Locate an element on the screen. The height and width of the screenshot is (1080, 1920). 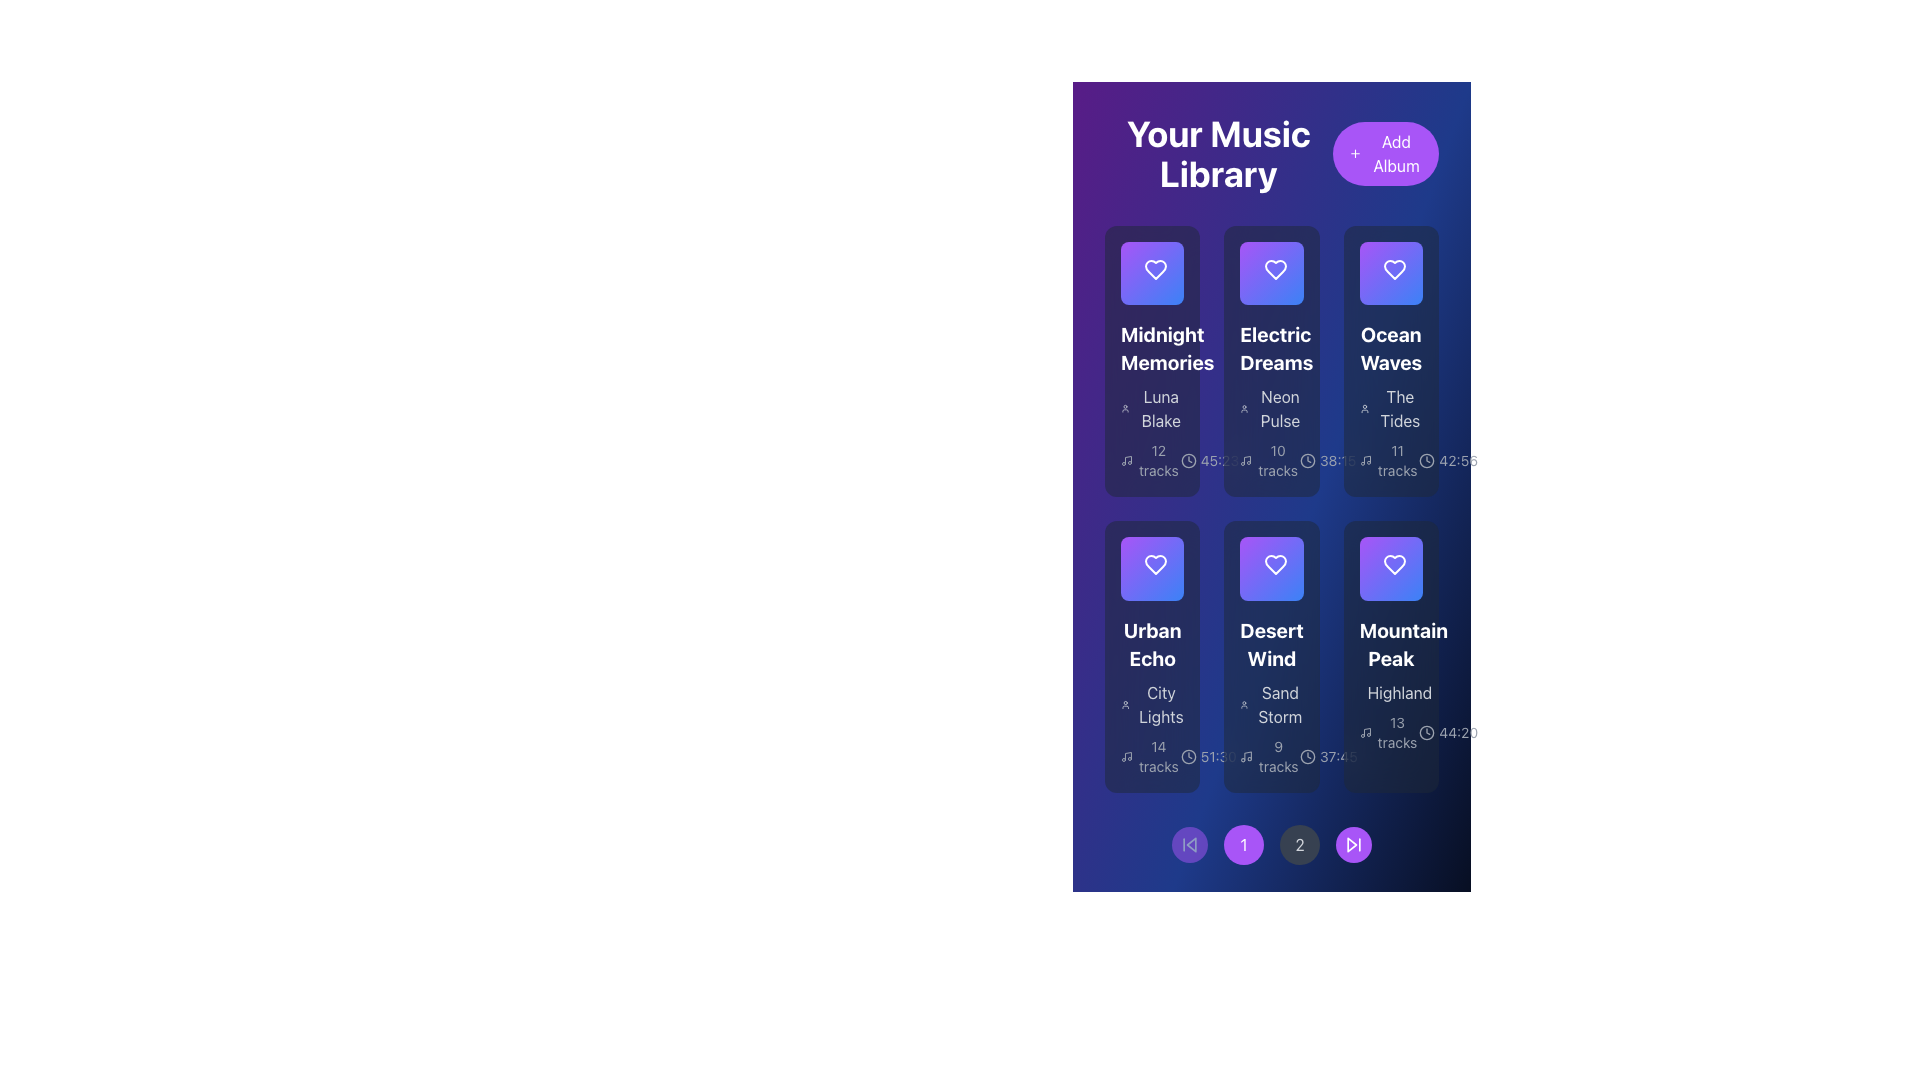
the 'City Lights' text label, which is a light gray label located below the 'Urban Echo' header and above the track information in the music album display card is located at coordinates (1152, 703).